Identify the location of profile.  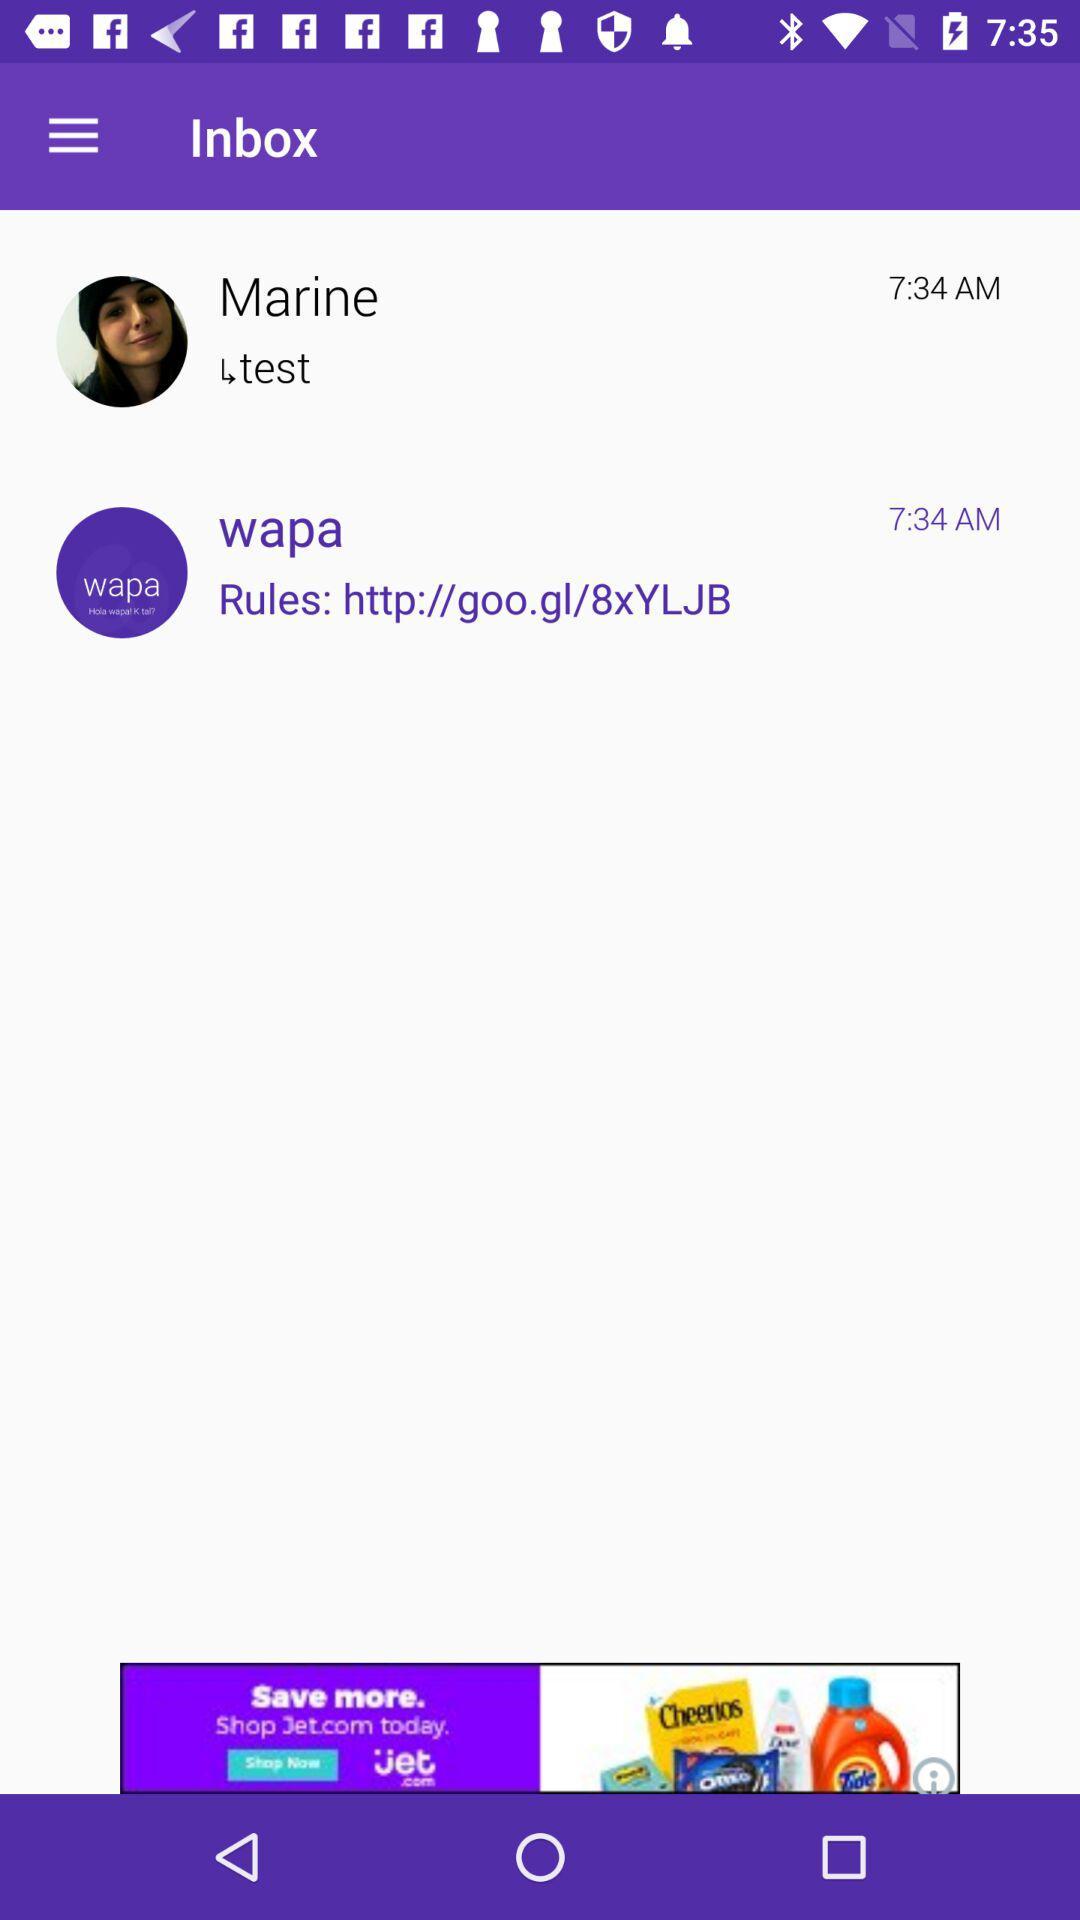
(121, 341).